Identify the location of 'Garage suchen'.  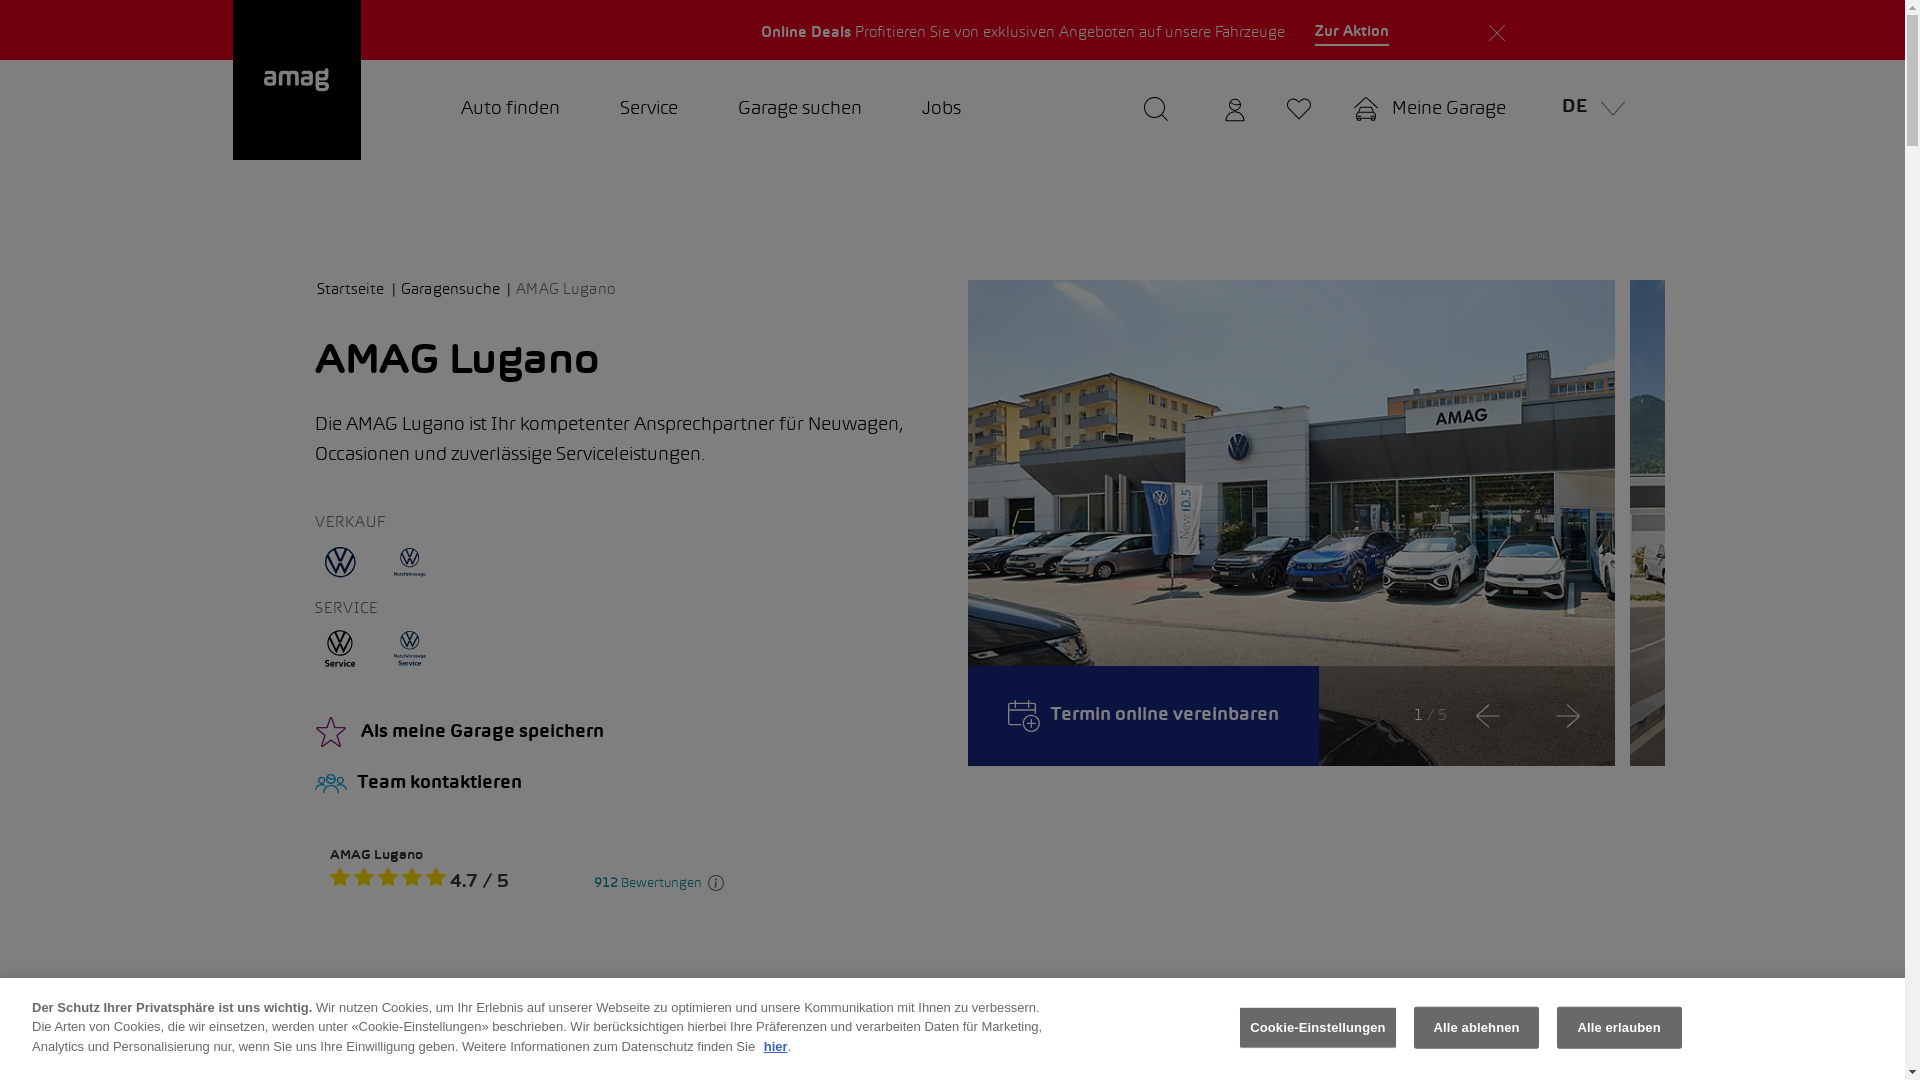
(800, 110).